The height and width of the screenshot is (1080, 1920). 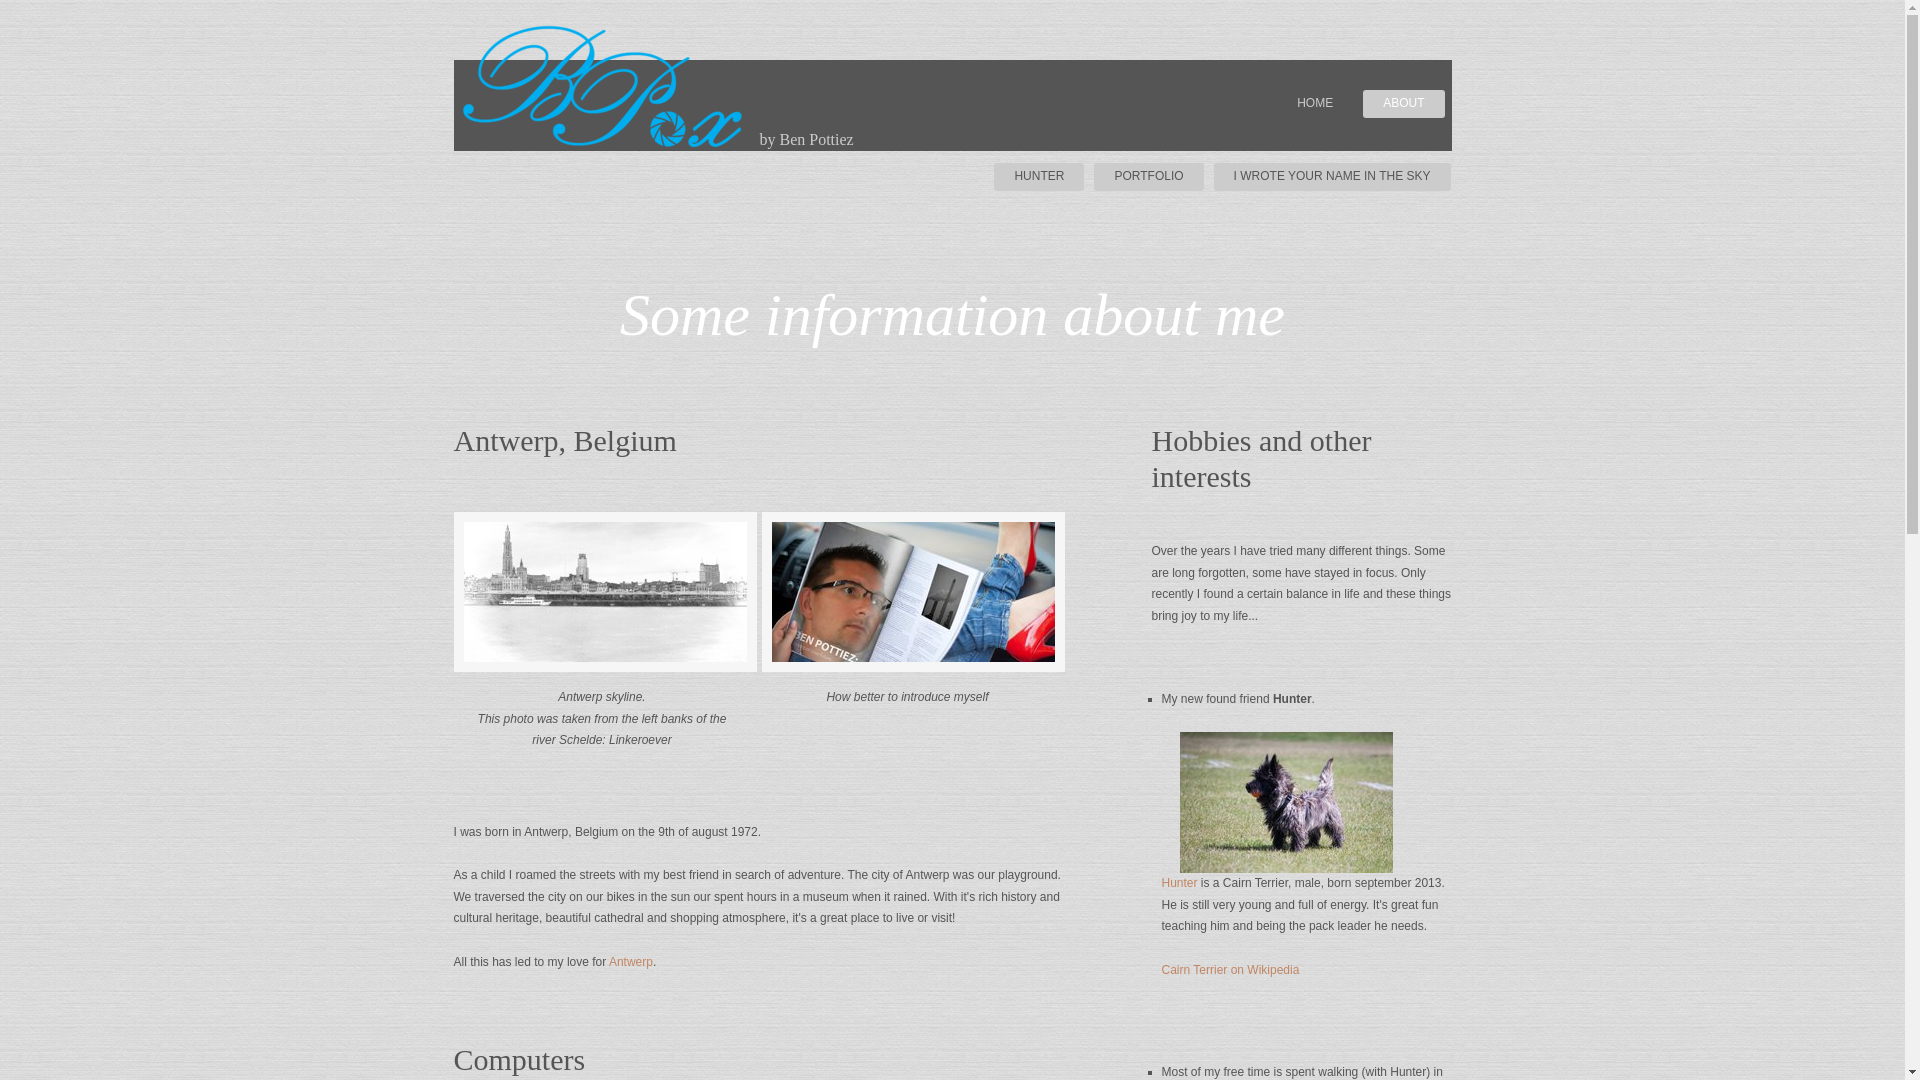 What do you see at coordinates (1315, 104) in the screenshot?
I see `'HOME'` at bounding box center [1315, 104].